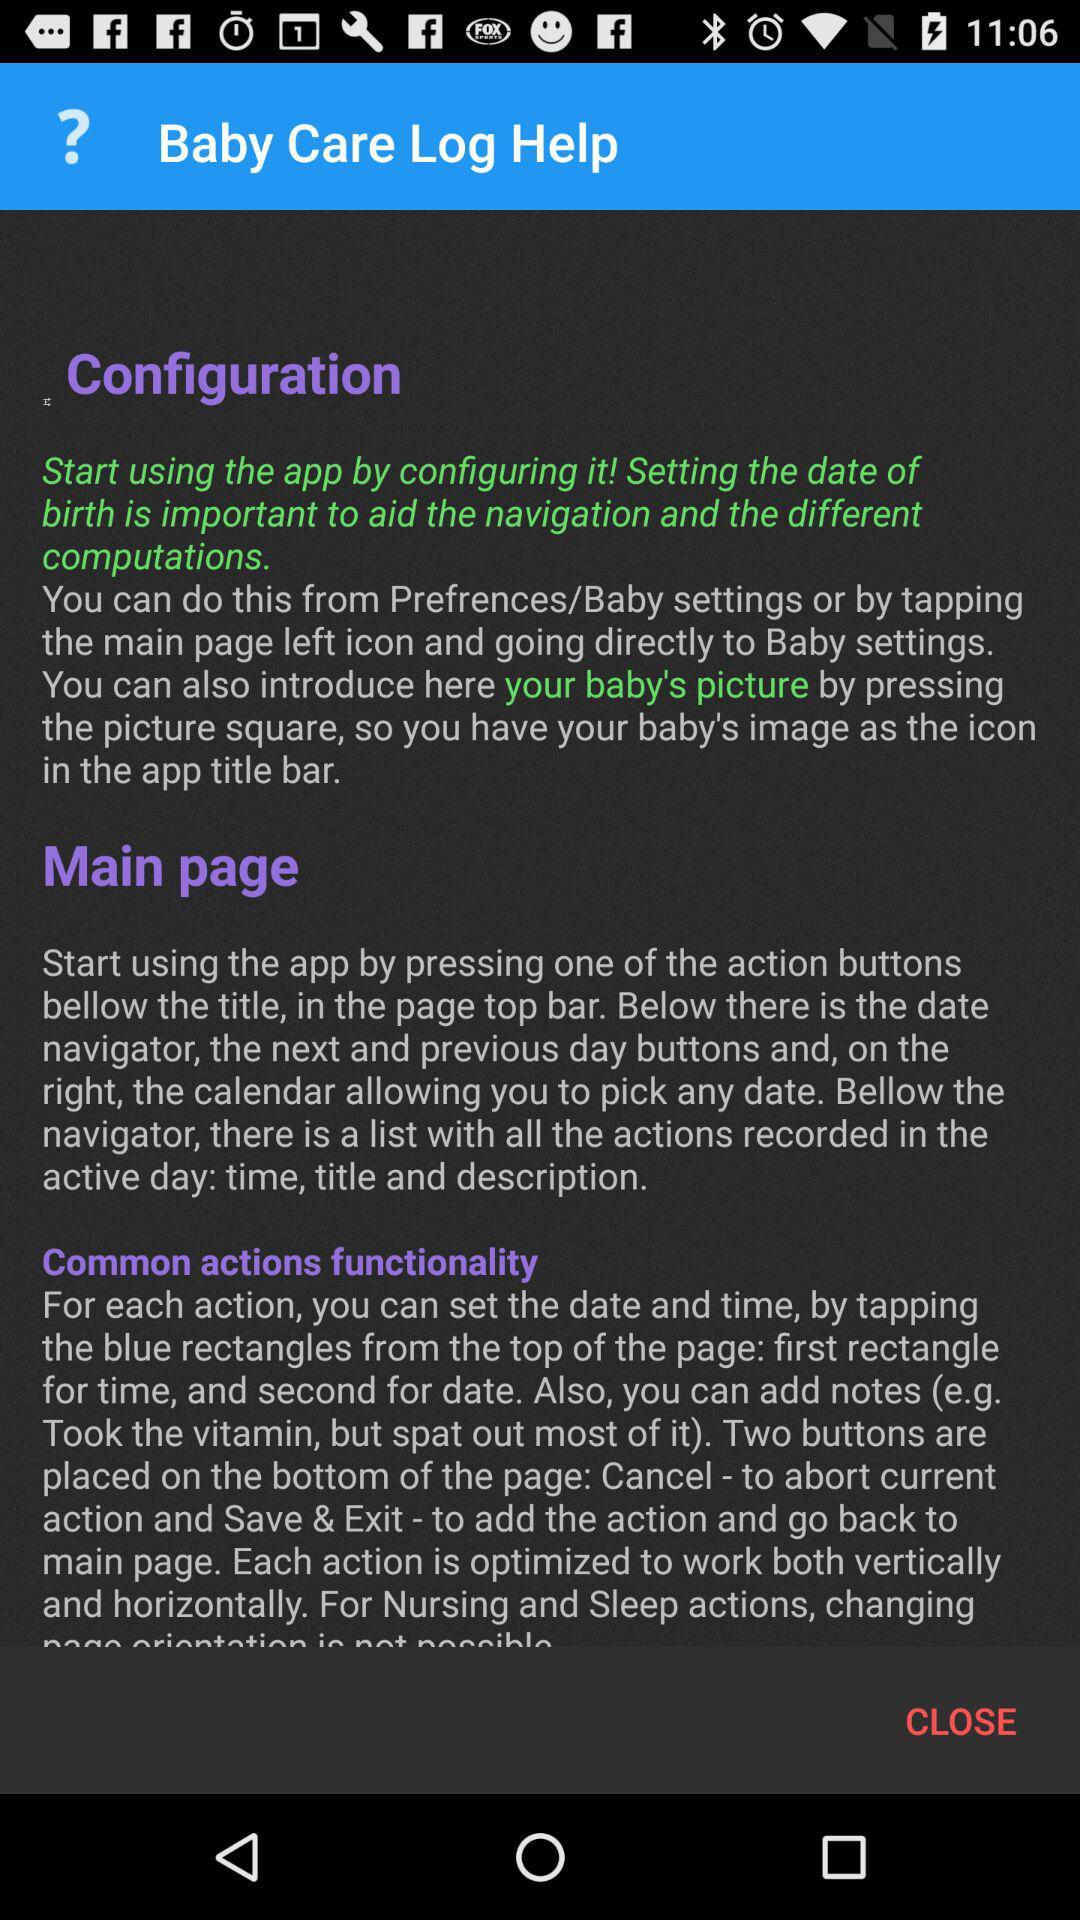 This screenshot has width=1080, height=1920. What do you see at coordinates (540, 948) in the screenshot?
I see `the conf configuration start at the center` at bounding box center [540, 948].